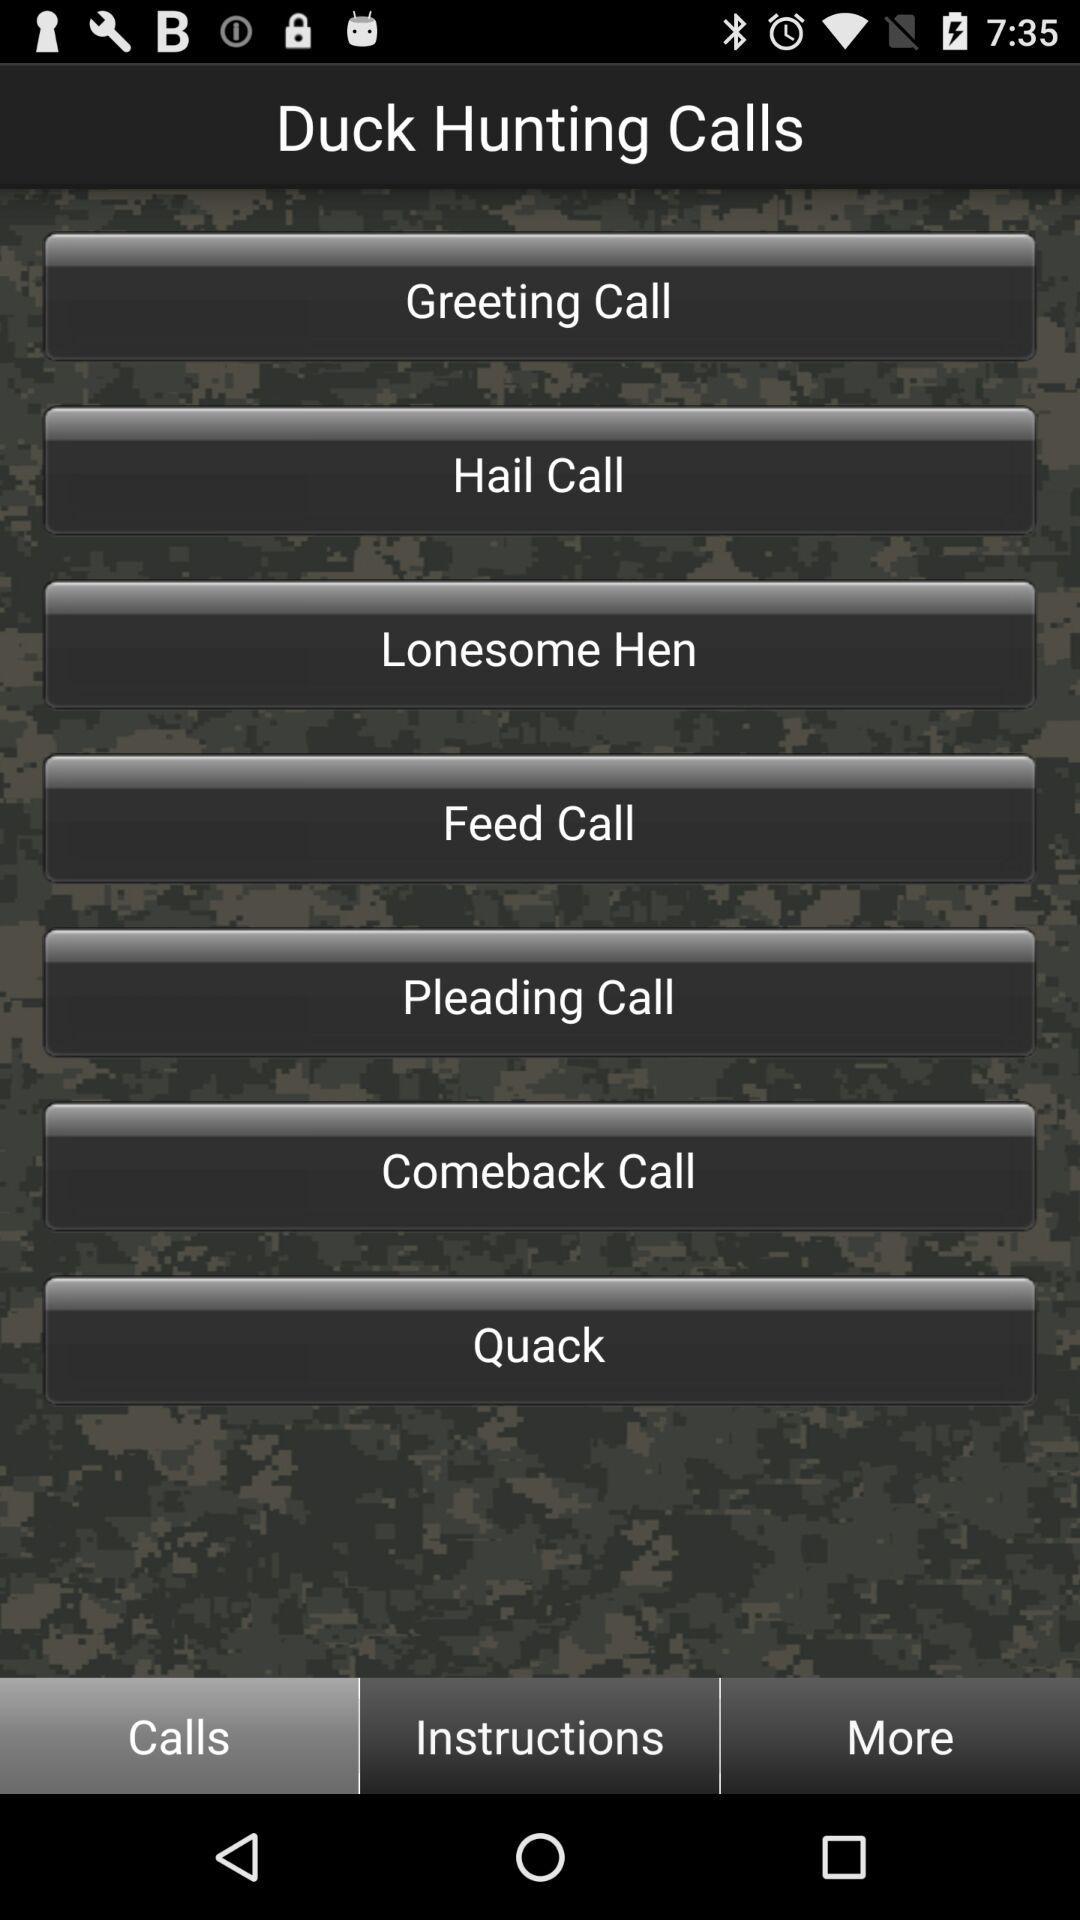  Describe the element at coordinates (540, 1340) in the screenshot. I see `the icon below the comeback call icon` at that location.